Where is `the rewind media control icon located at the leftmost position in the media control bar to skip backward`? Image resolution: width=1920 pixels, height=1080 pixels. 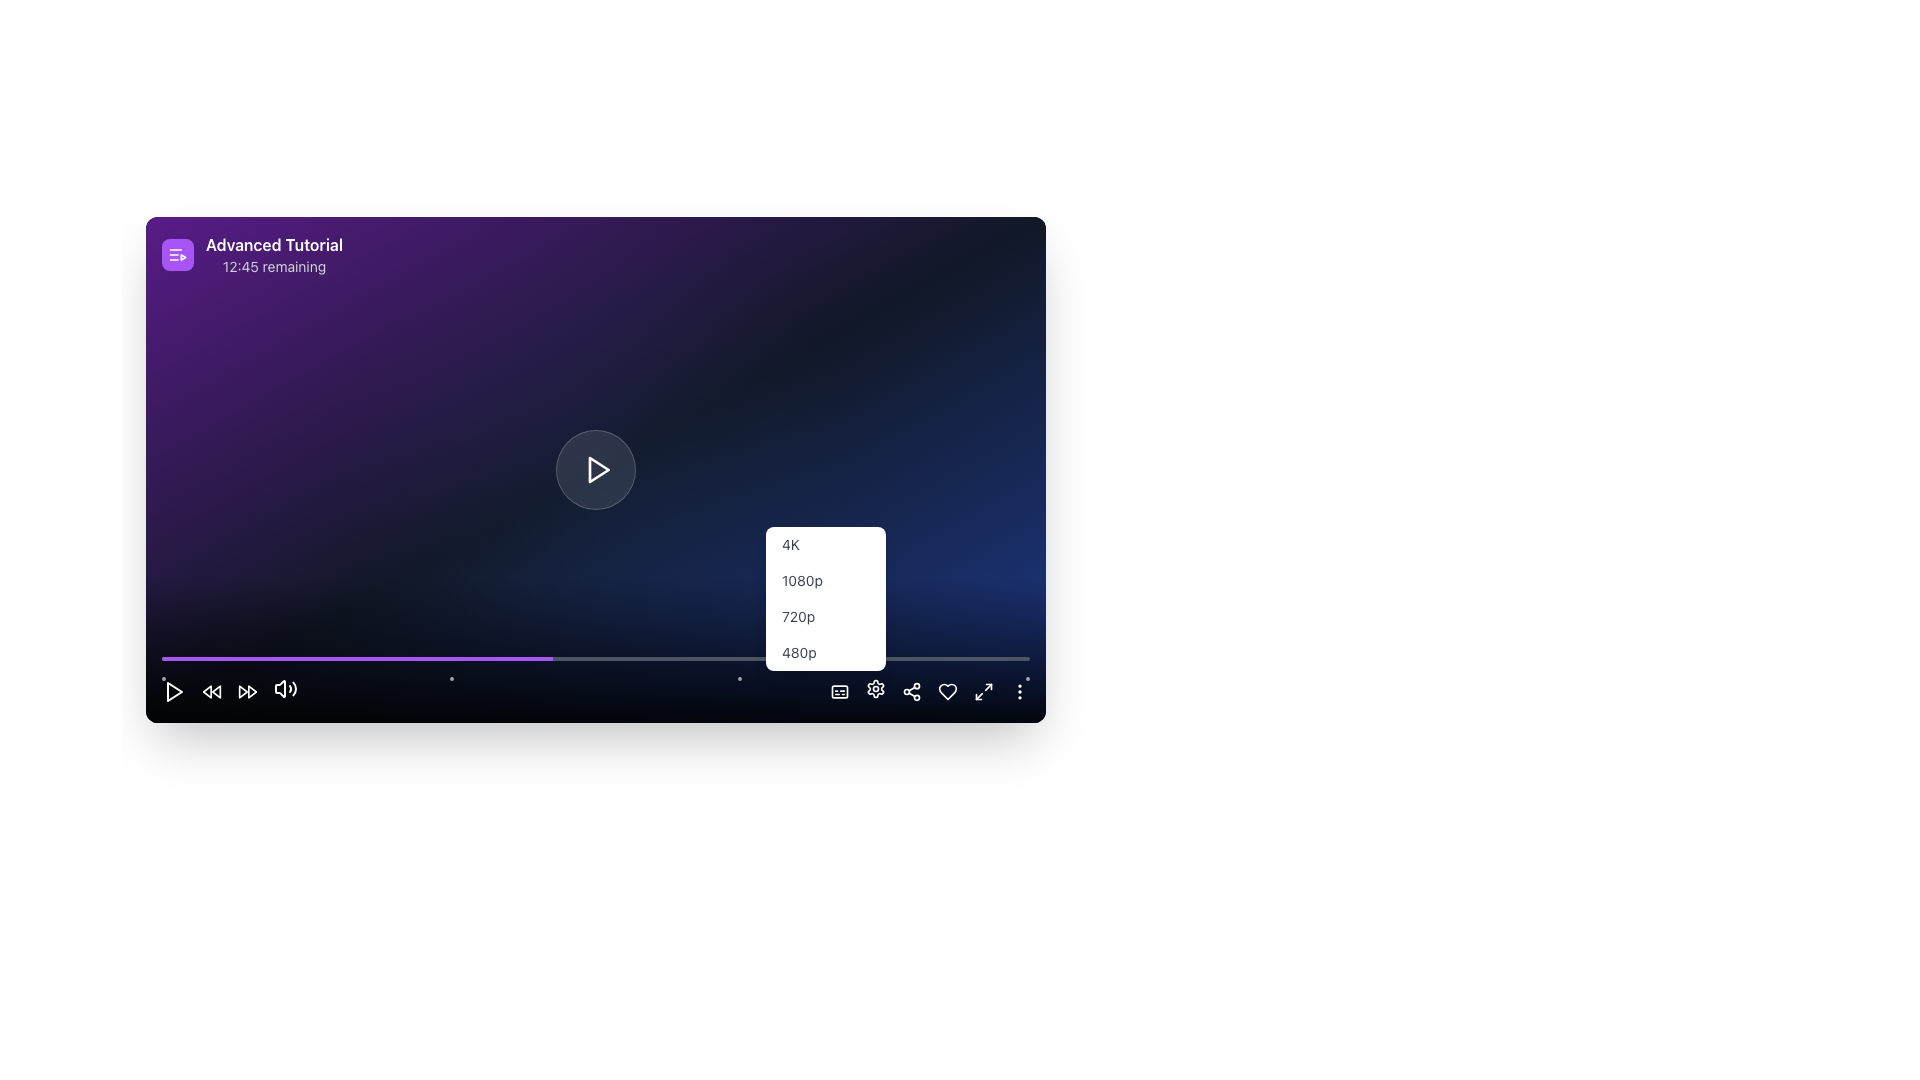
the rewind media control icon located at the leftmost position in the media control bar to skip backward is located at coordinates (242, 691).